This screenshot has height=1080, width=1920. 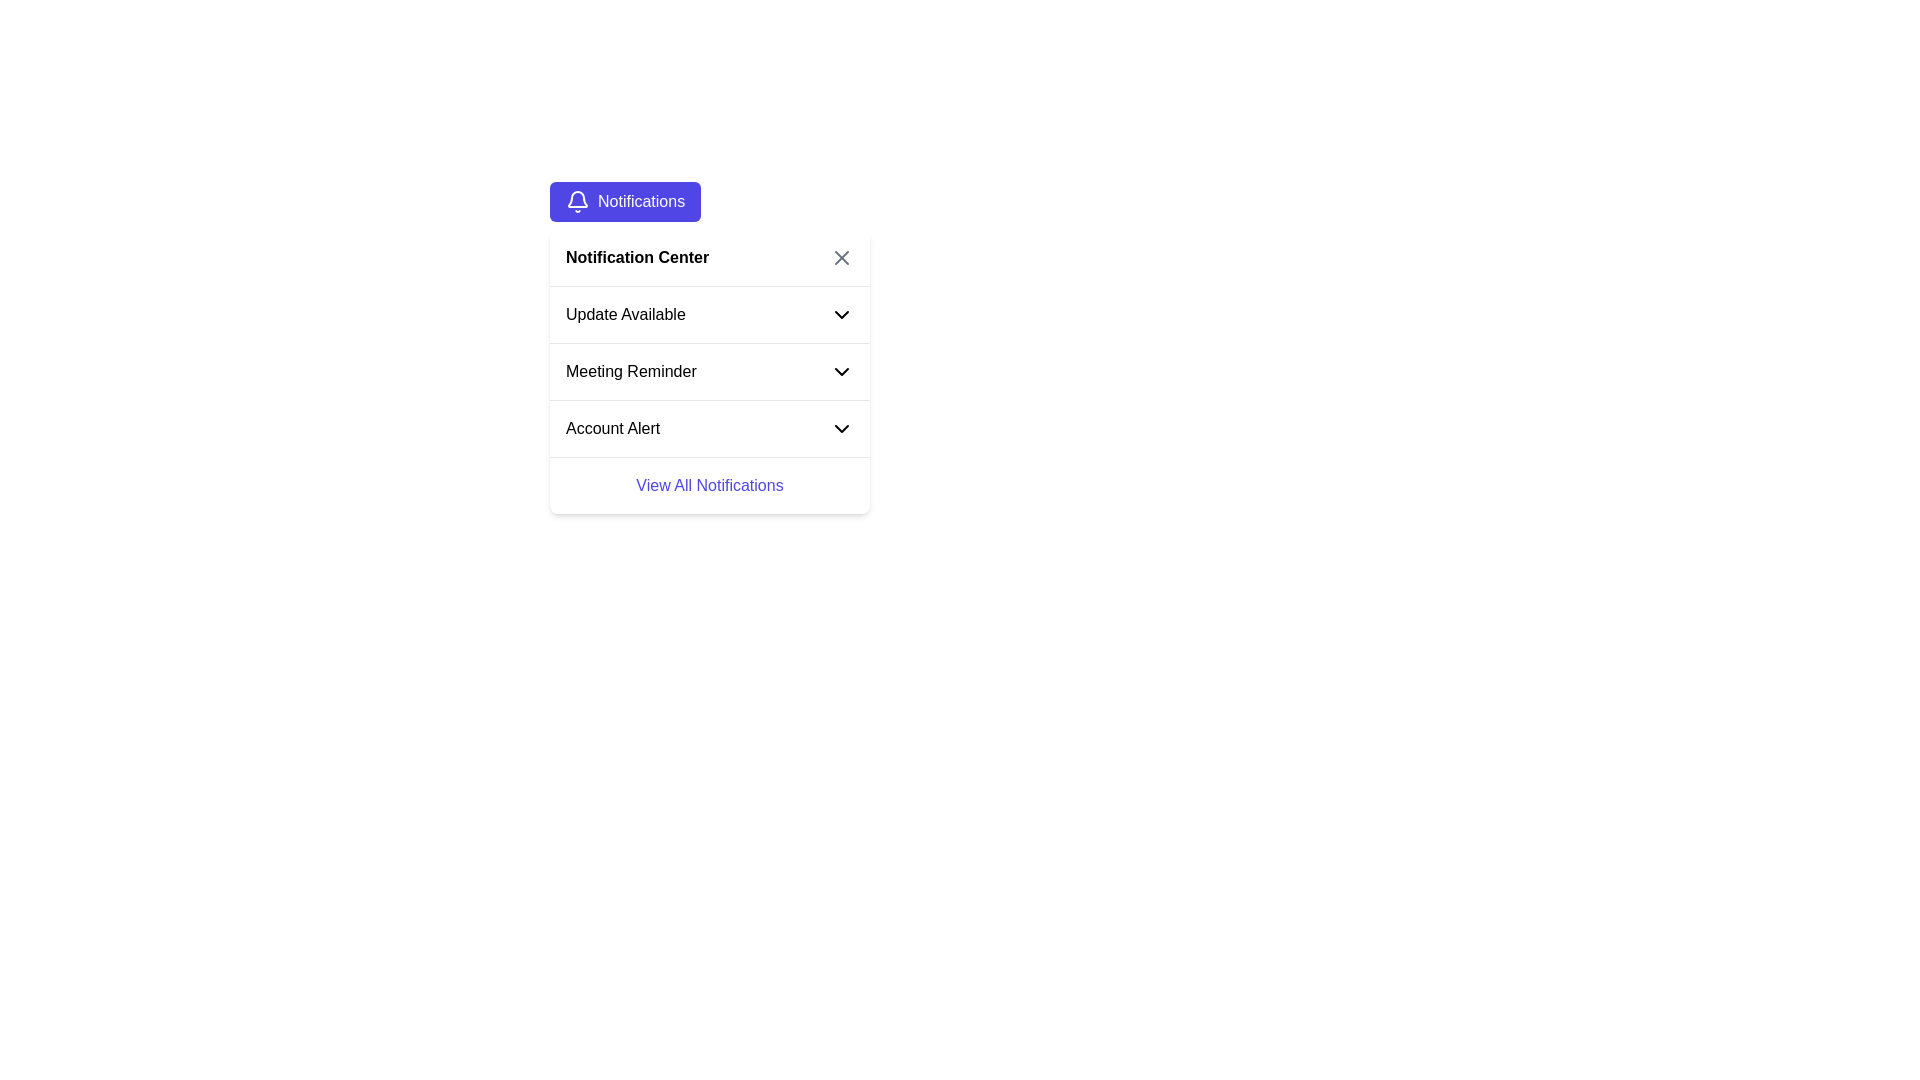 I want to click on the 'Meeting Reminder' expandable notification item, which is the second item in the notification list, so click(x=710, y=370).